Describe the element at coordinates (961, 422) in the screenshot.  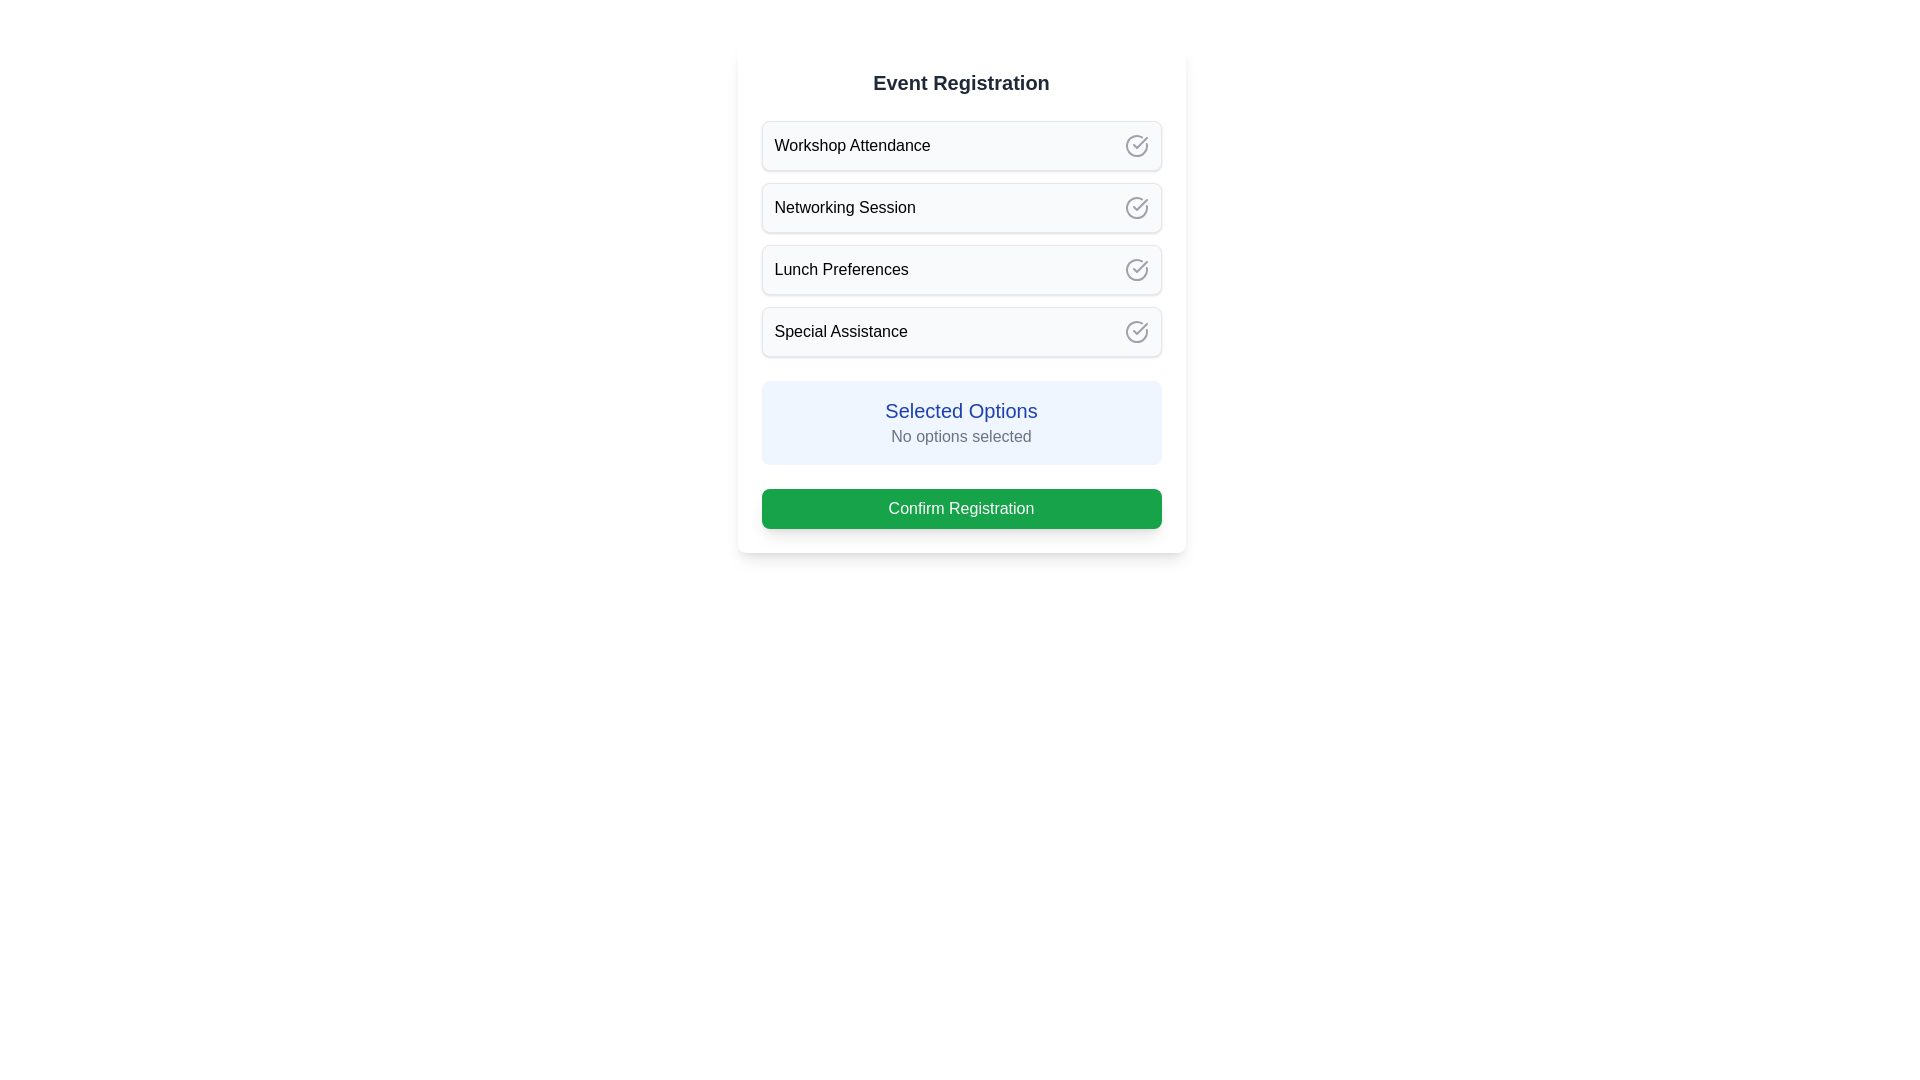
I see `the informational box that displays a summary of selected options, located centrally below the options and above the 'Confirm Registration' button` at that location.